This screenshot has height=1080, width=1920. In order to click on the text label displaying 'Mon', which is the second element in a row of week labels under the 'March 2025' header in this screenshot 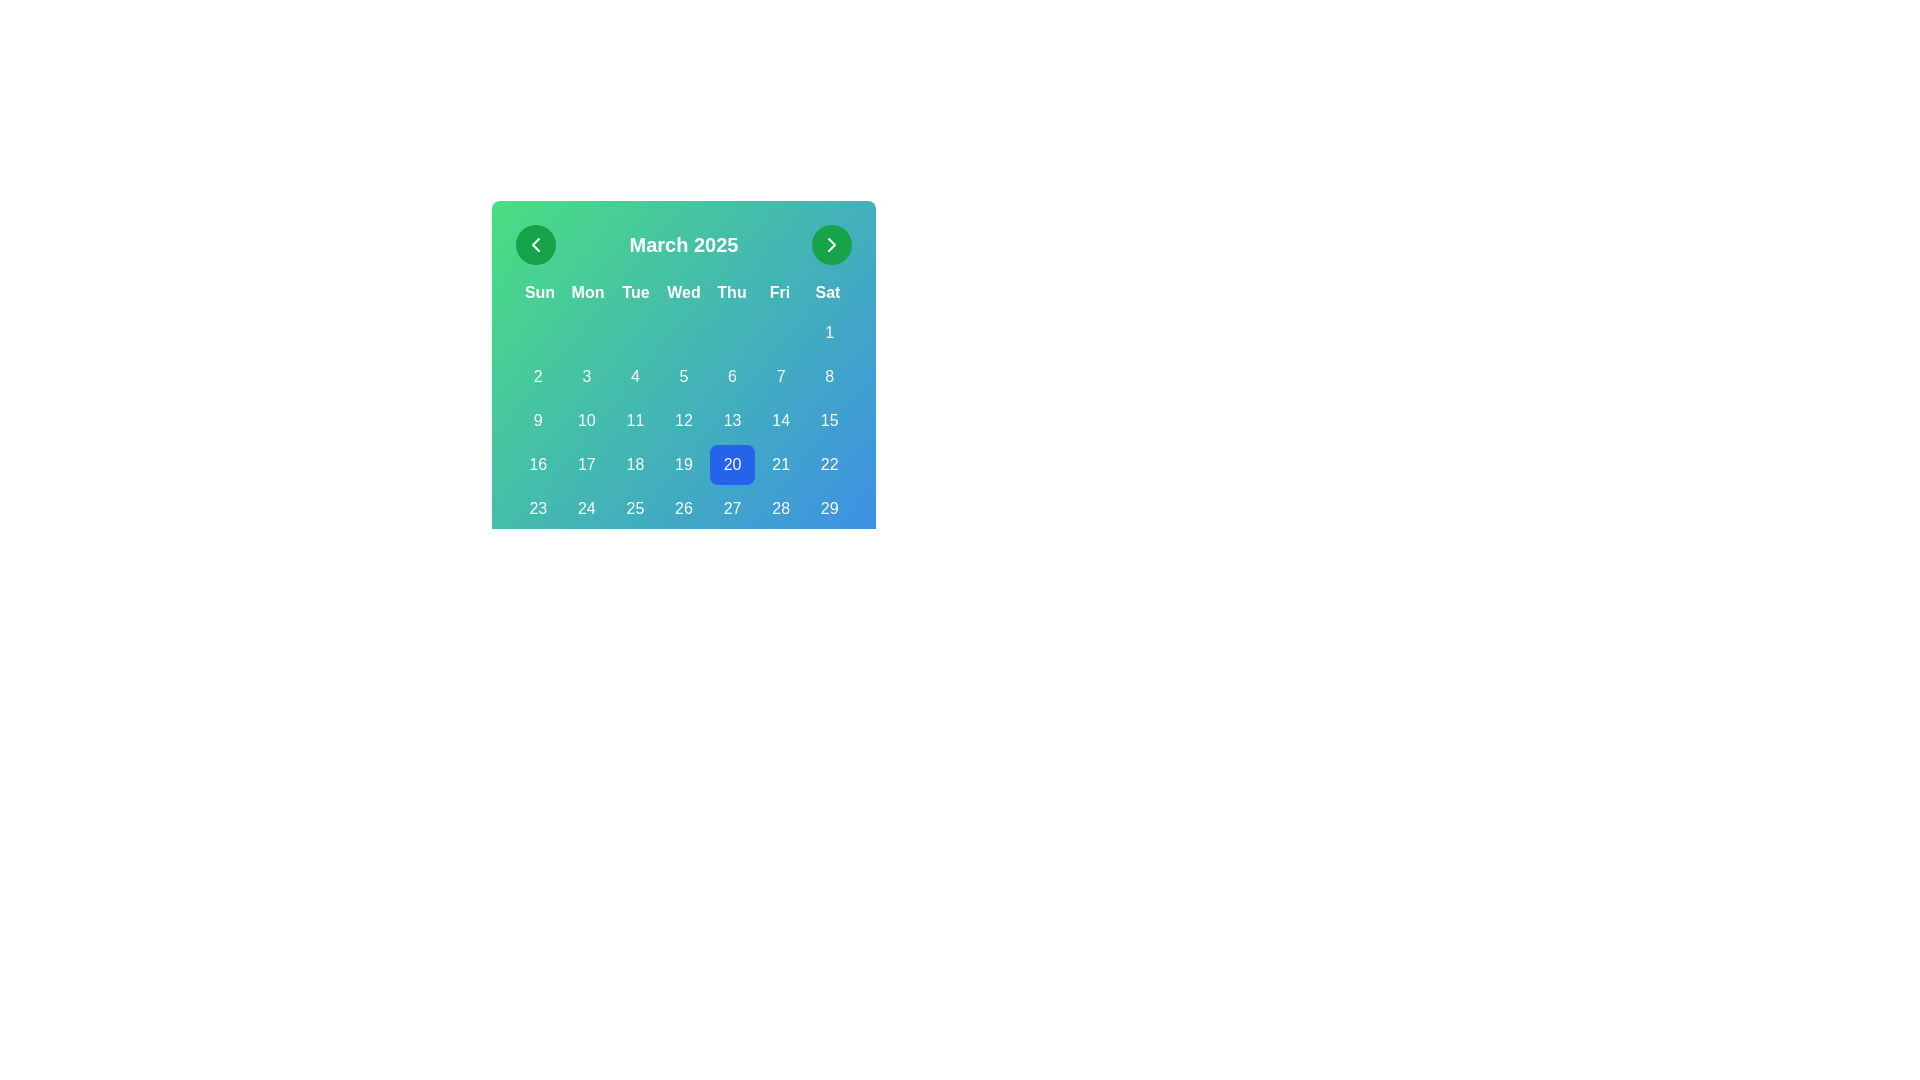, I will do `click(587, 293)`.